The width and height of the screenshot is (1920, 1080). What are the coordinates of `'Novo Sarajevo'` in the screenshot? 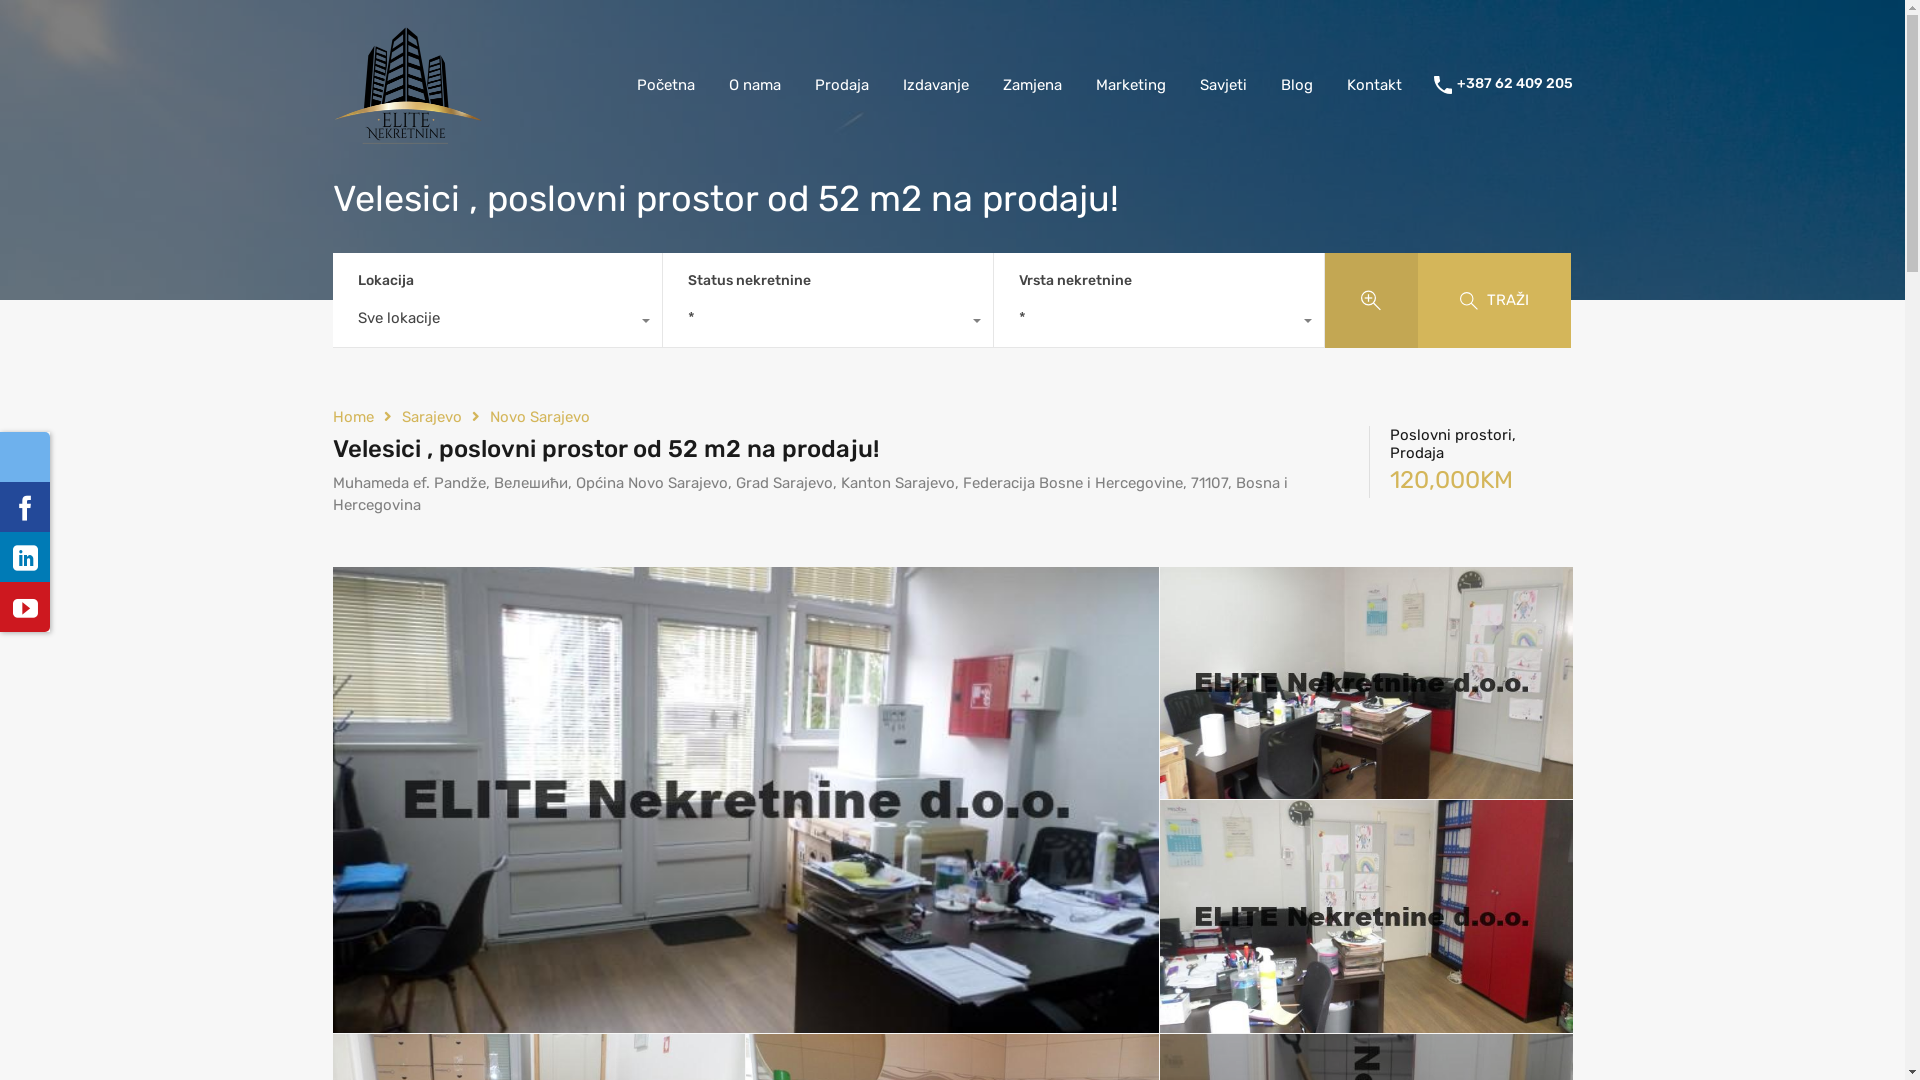 It's located at (539, 415).